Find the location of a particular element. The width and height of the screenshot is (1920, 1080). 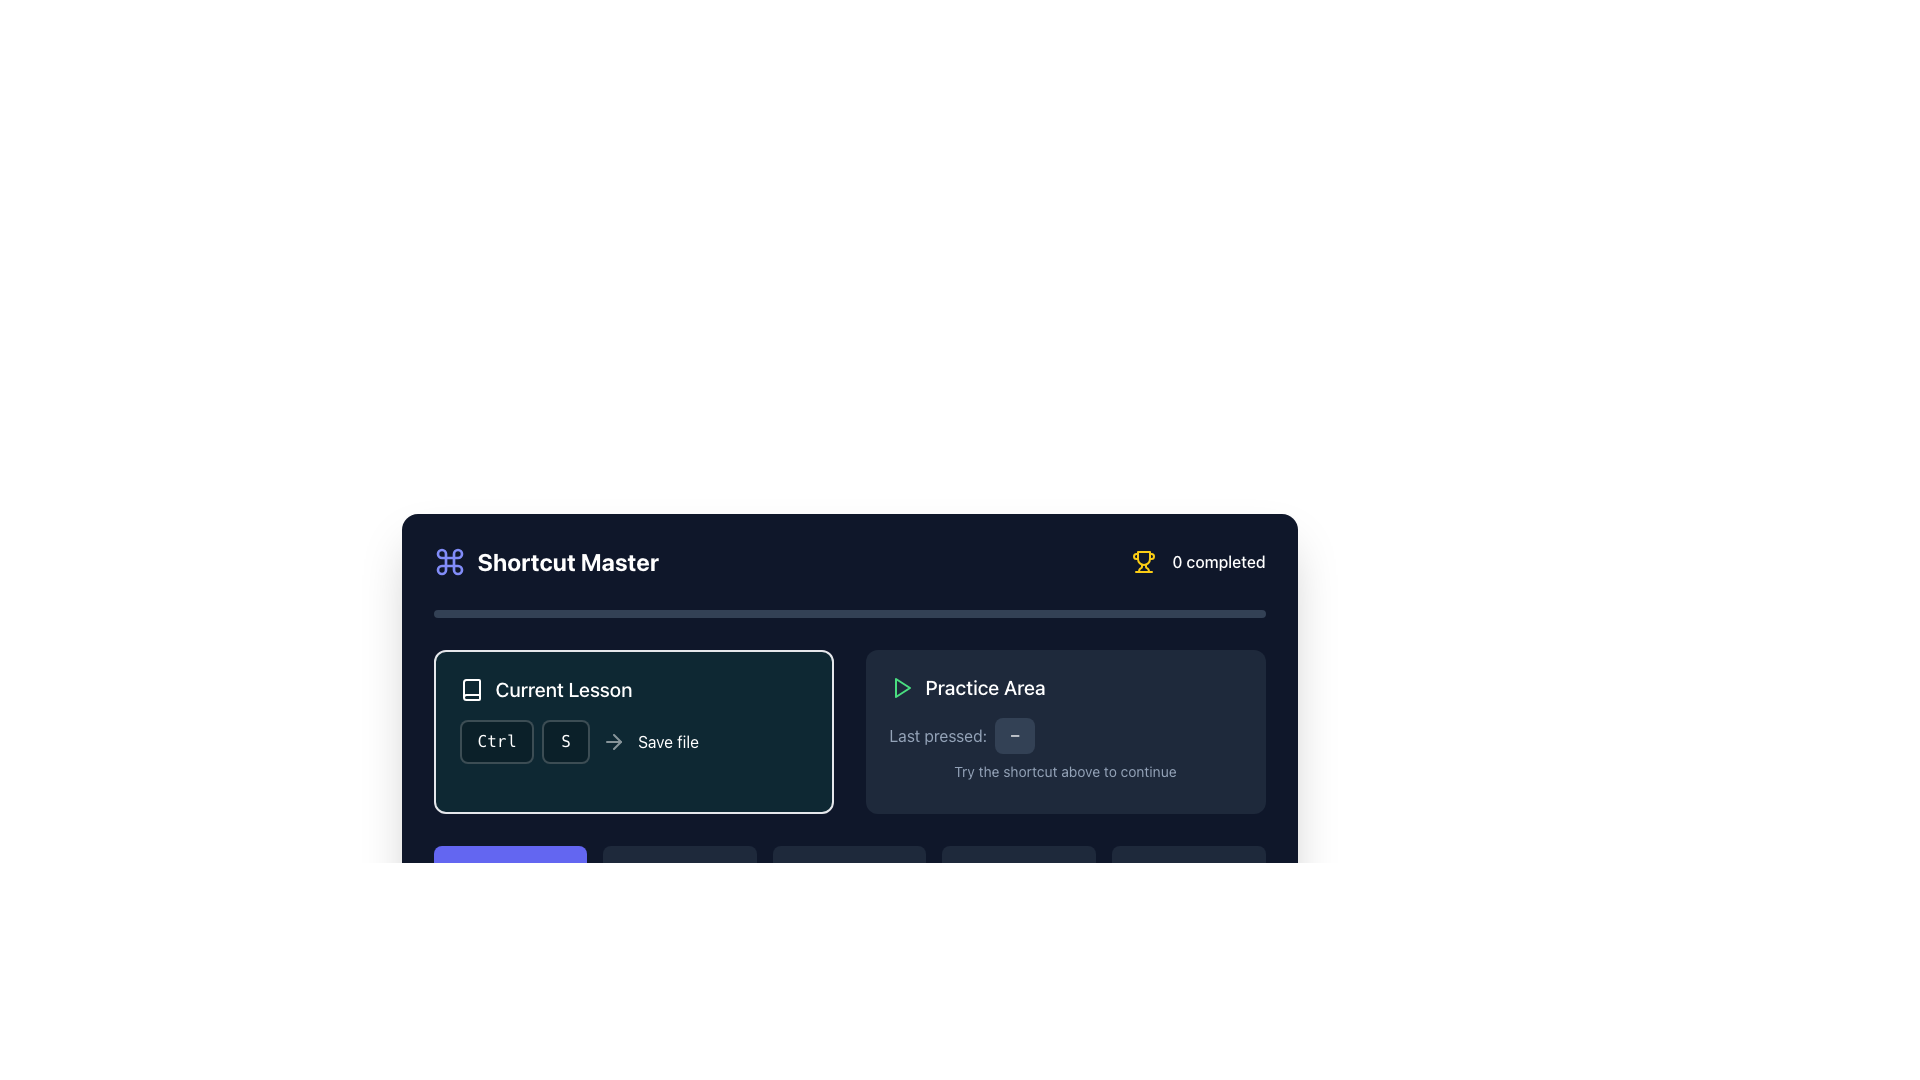

the green triangular play button located within the 'Practice Area' card is located at coordinates (900, 686).